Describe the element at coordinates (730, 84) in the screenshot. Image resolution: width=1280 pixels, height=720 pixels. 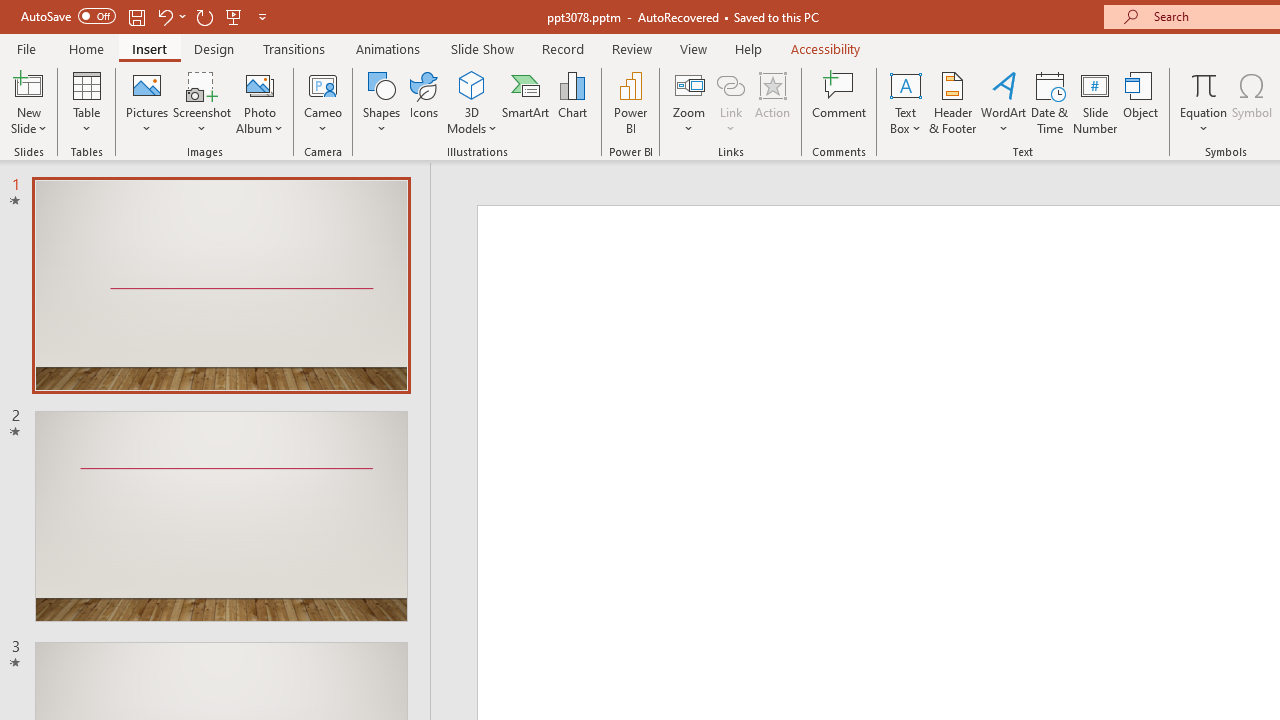
I see `'Link'` at that location.